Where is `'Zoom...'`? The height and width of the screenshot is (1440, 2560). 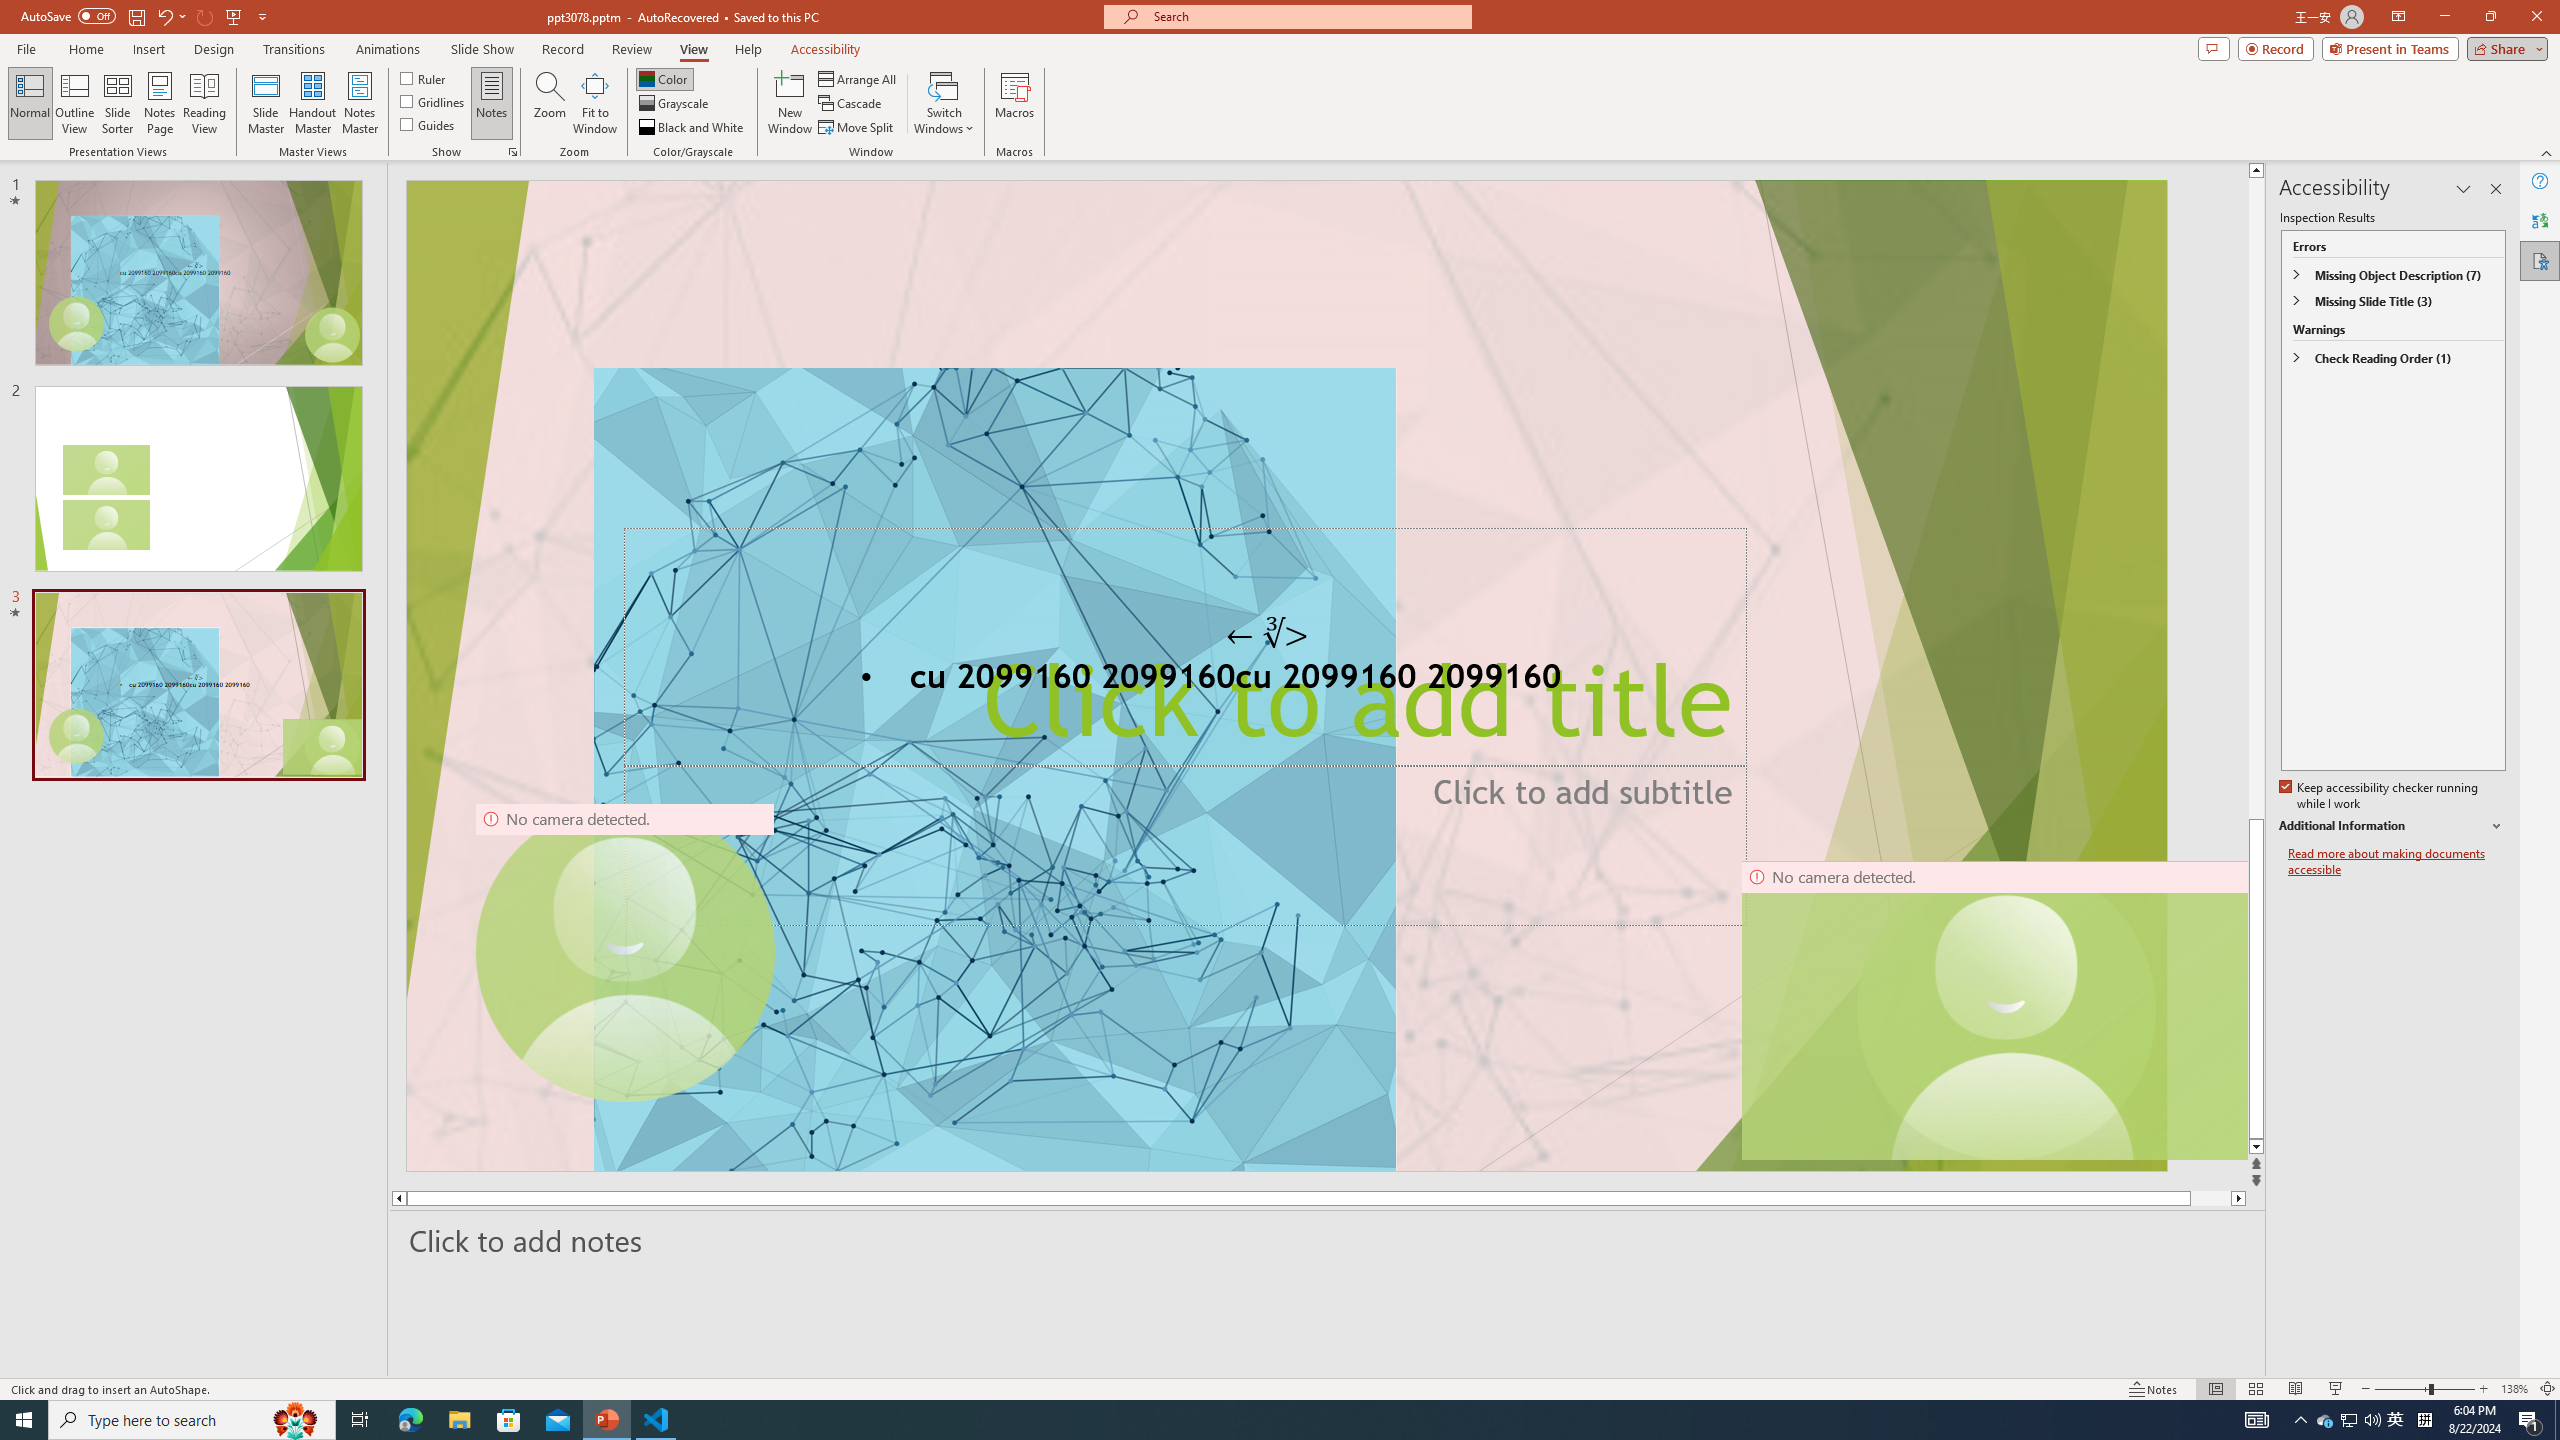 'Zoom...' is located at coordinates (550, 103).